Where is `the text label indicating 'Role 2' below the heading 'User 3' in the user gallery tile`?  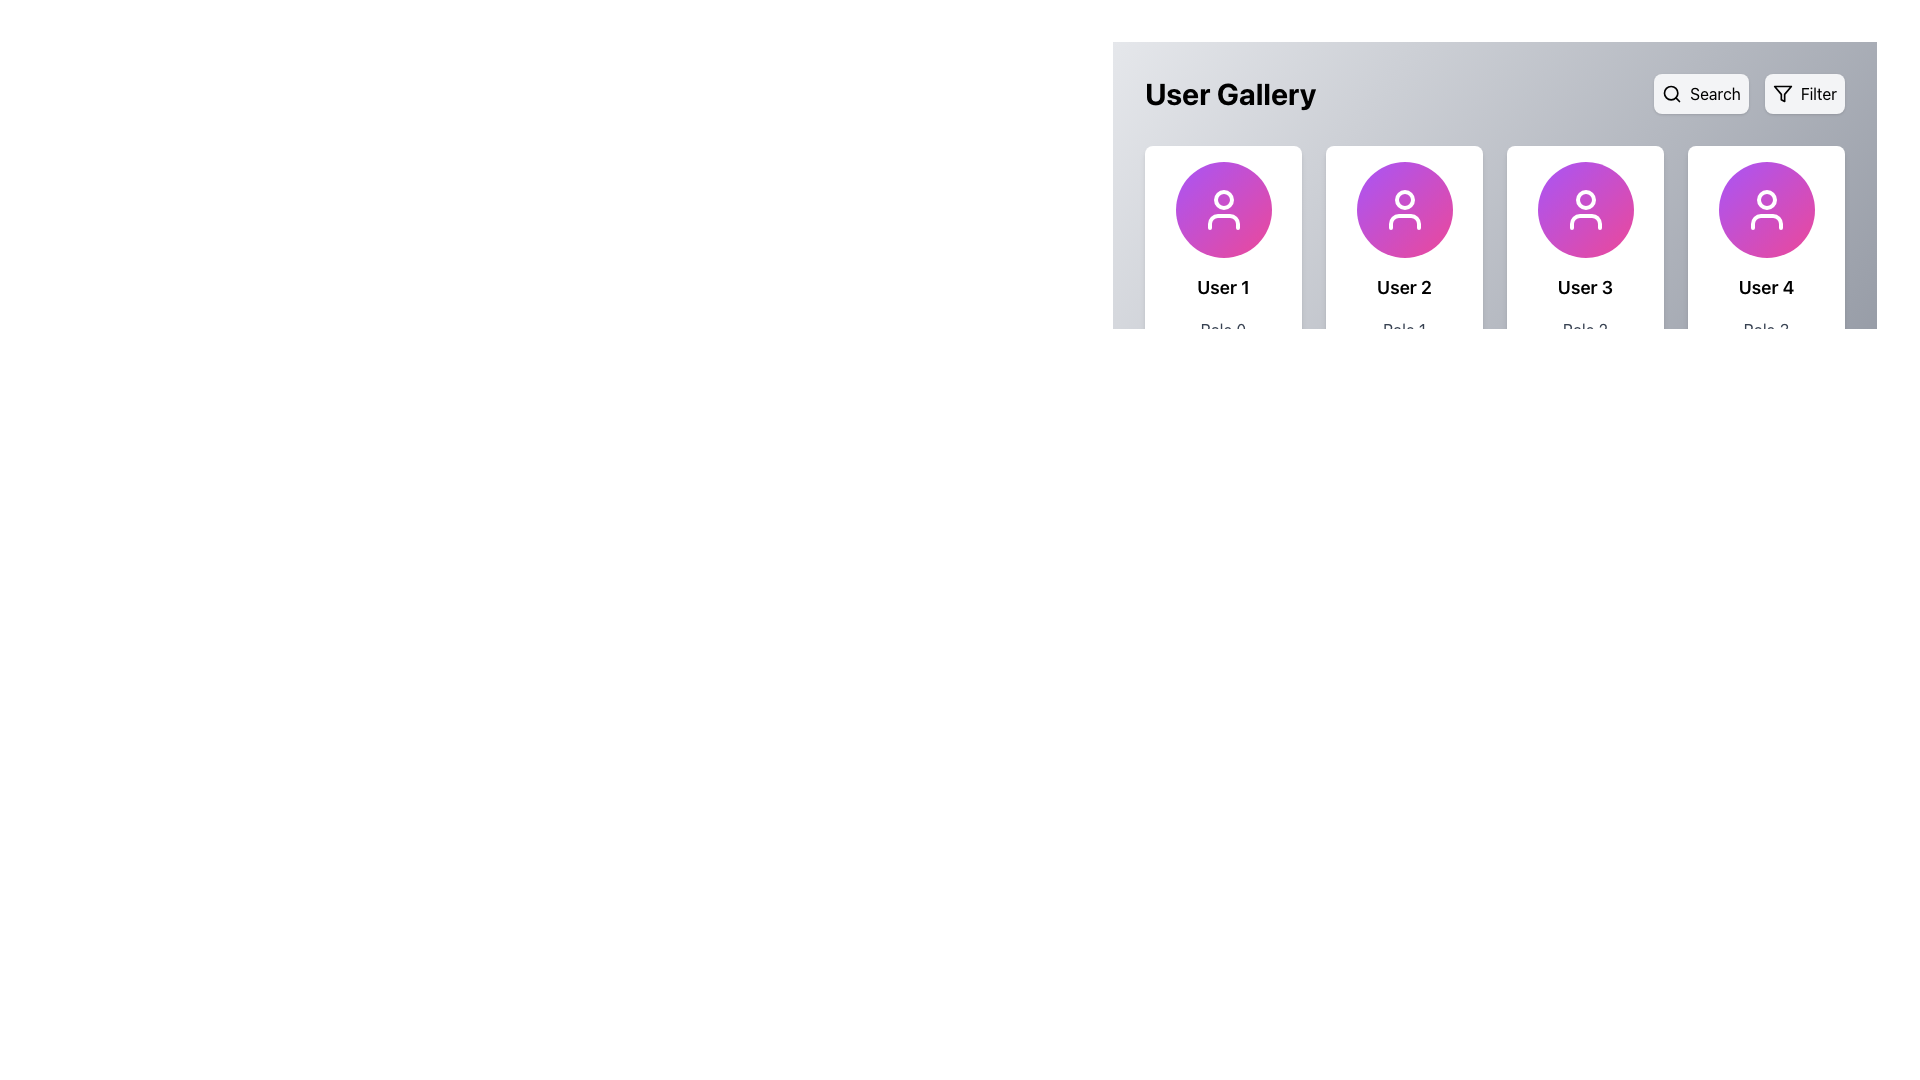
the text label indicating 'Role 2' below the heading 'User 3' in the user gallery tile is located at coordinates (1584, 329).